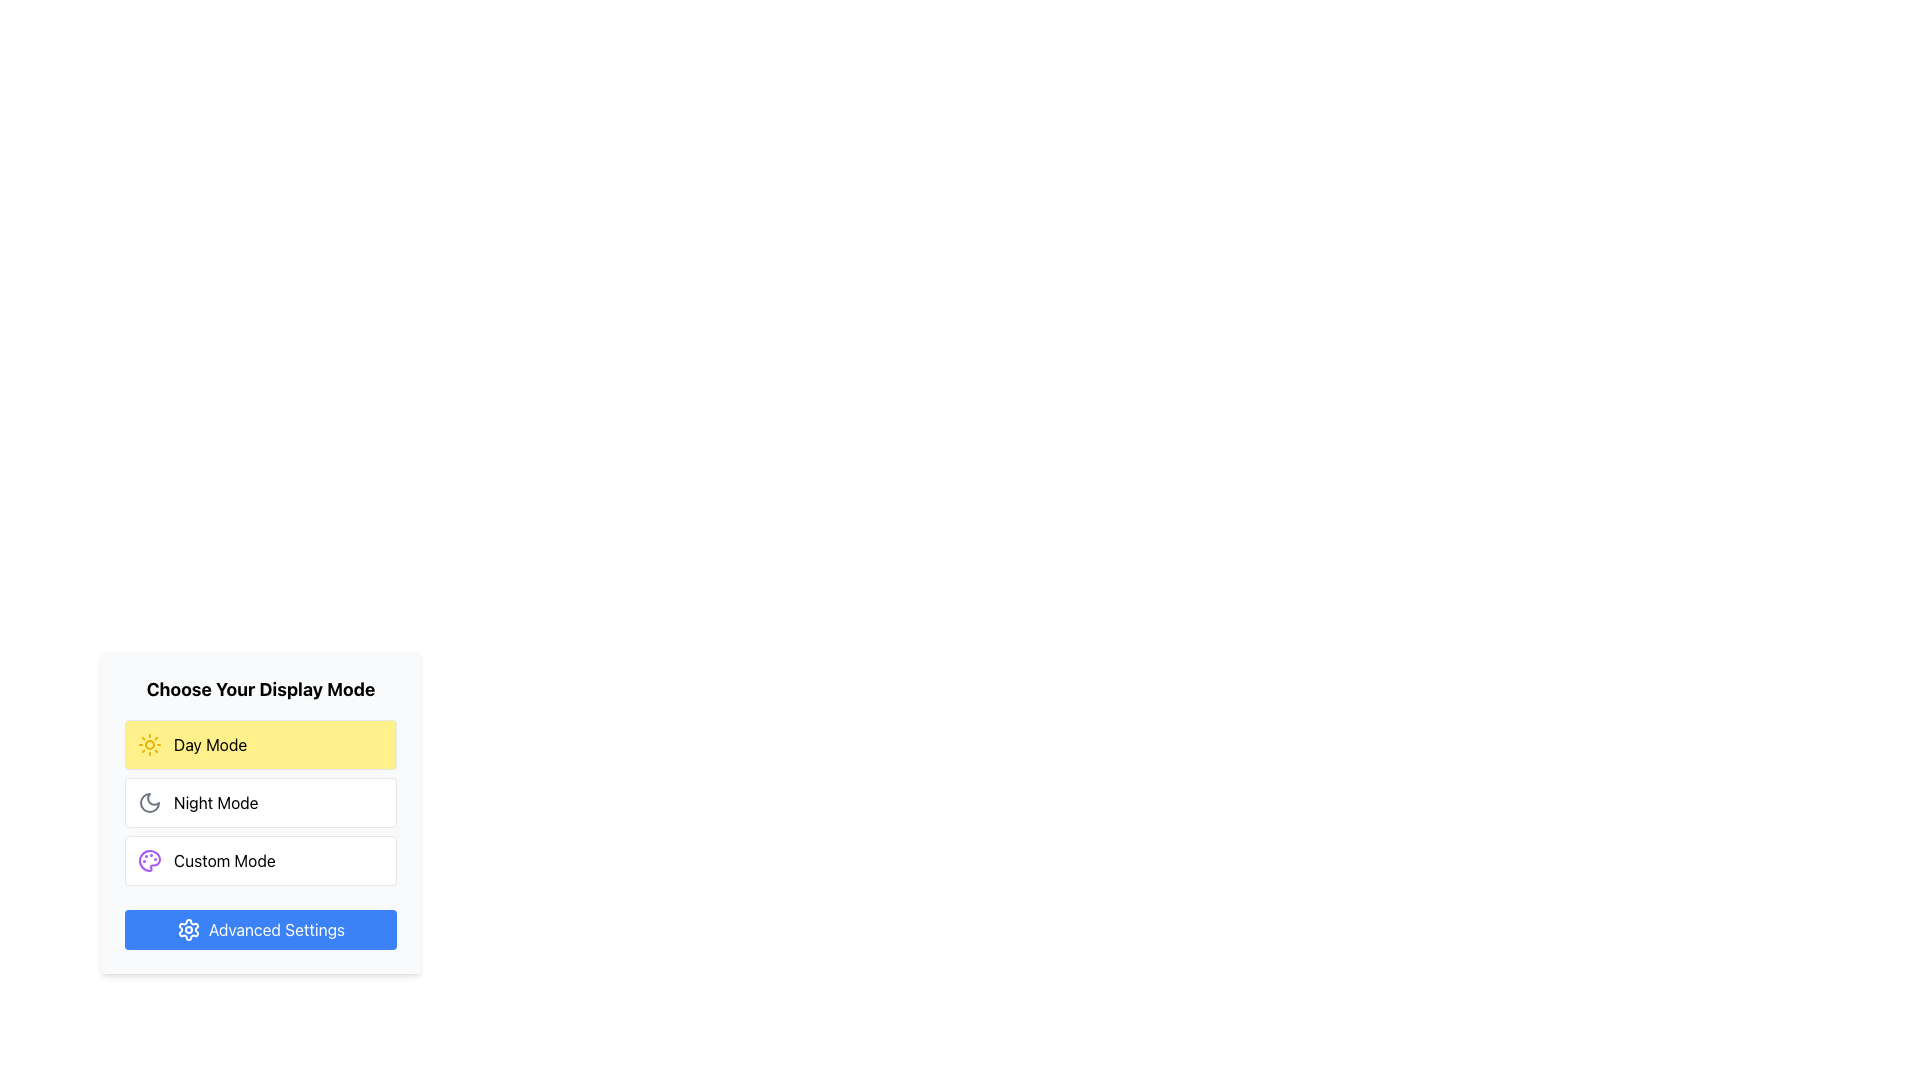 Image resolution: width=1920 pixels, height=1080 pixels. Describe the element at coordinates (148, 859) in the screenshot. I see `the decorative icon representing the 'Custom Mode' option, which is positioned to the left of the 'Custom Mode' label in the selectable options under 'Choose Your Display Mode'` at that location.